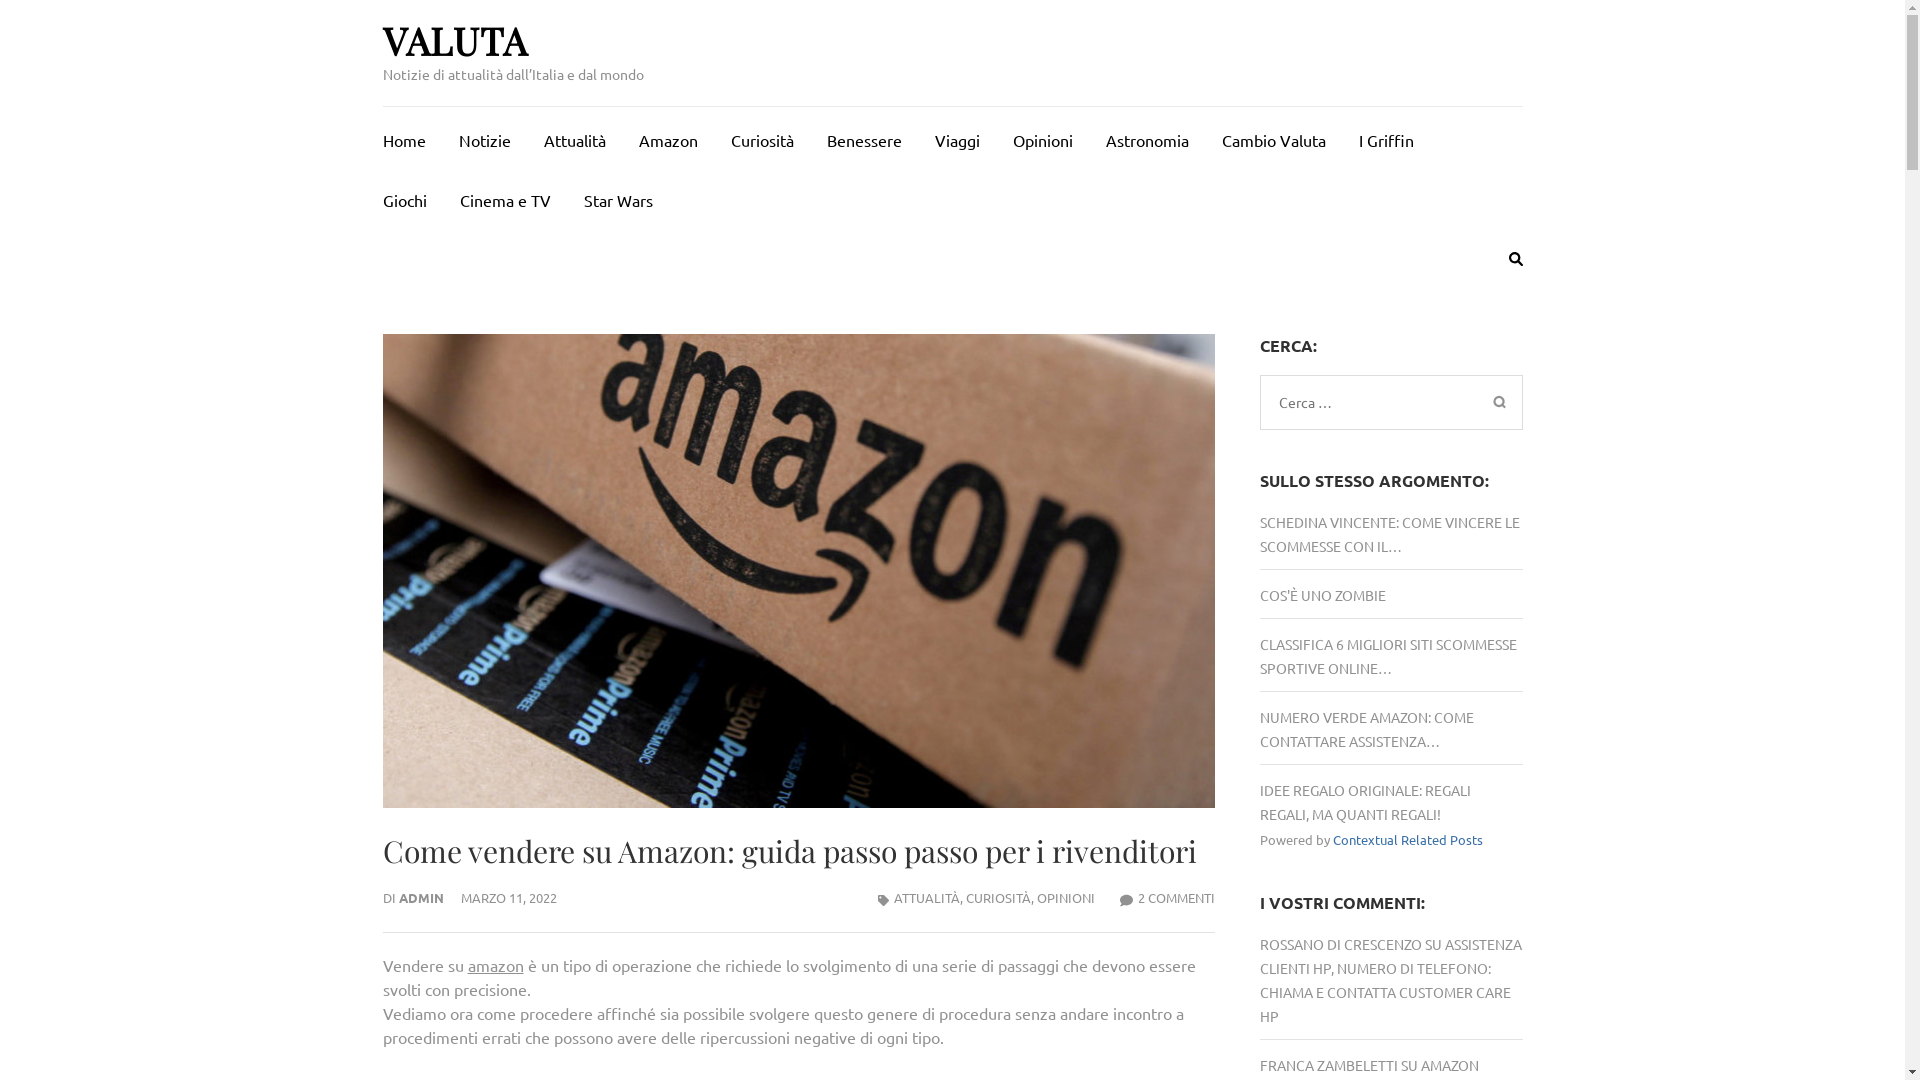  I want to click on 'Notizie', so click(484, 136).